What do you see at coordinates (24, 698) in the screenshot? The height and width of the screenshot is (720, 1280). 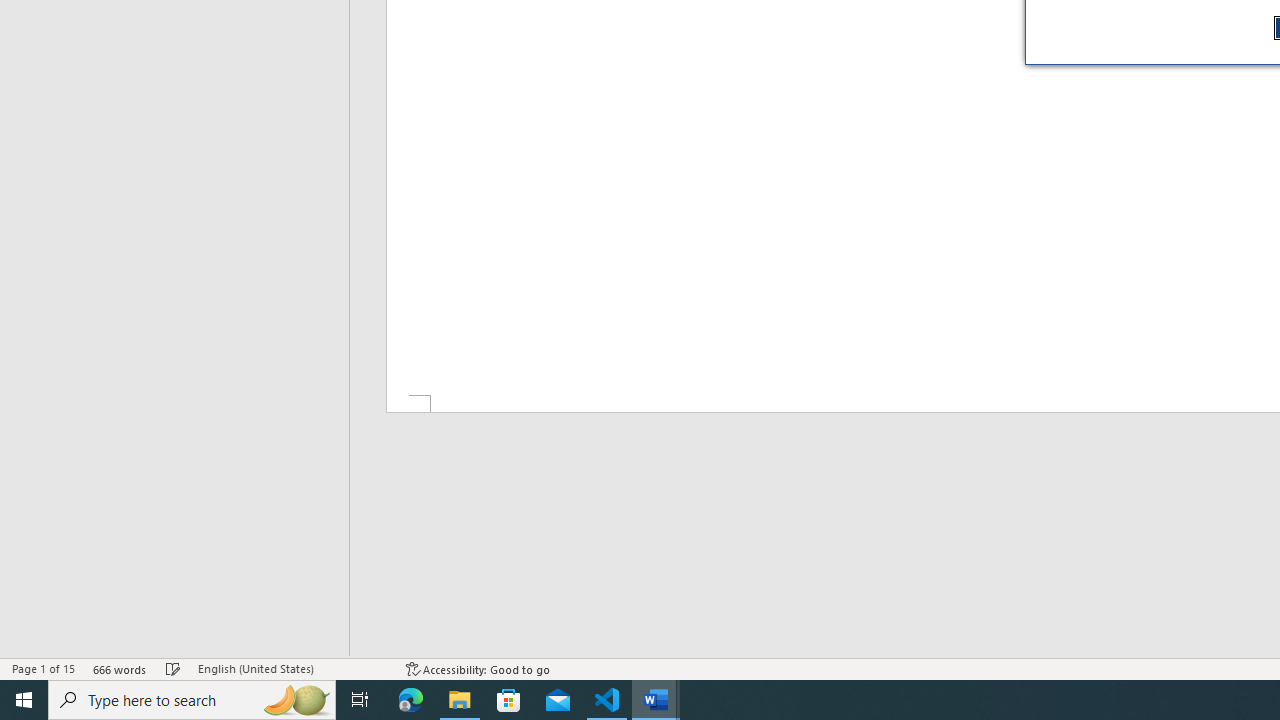 I see `'Start'` at bounding box center [24, 698].